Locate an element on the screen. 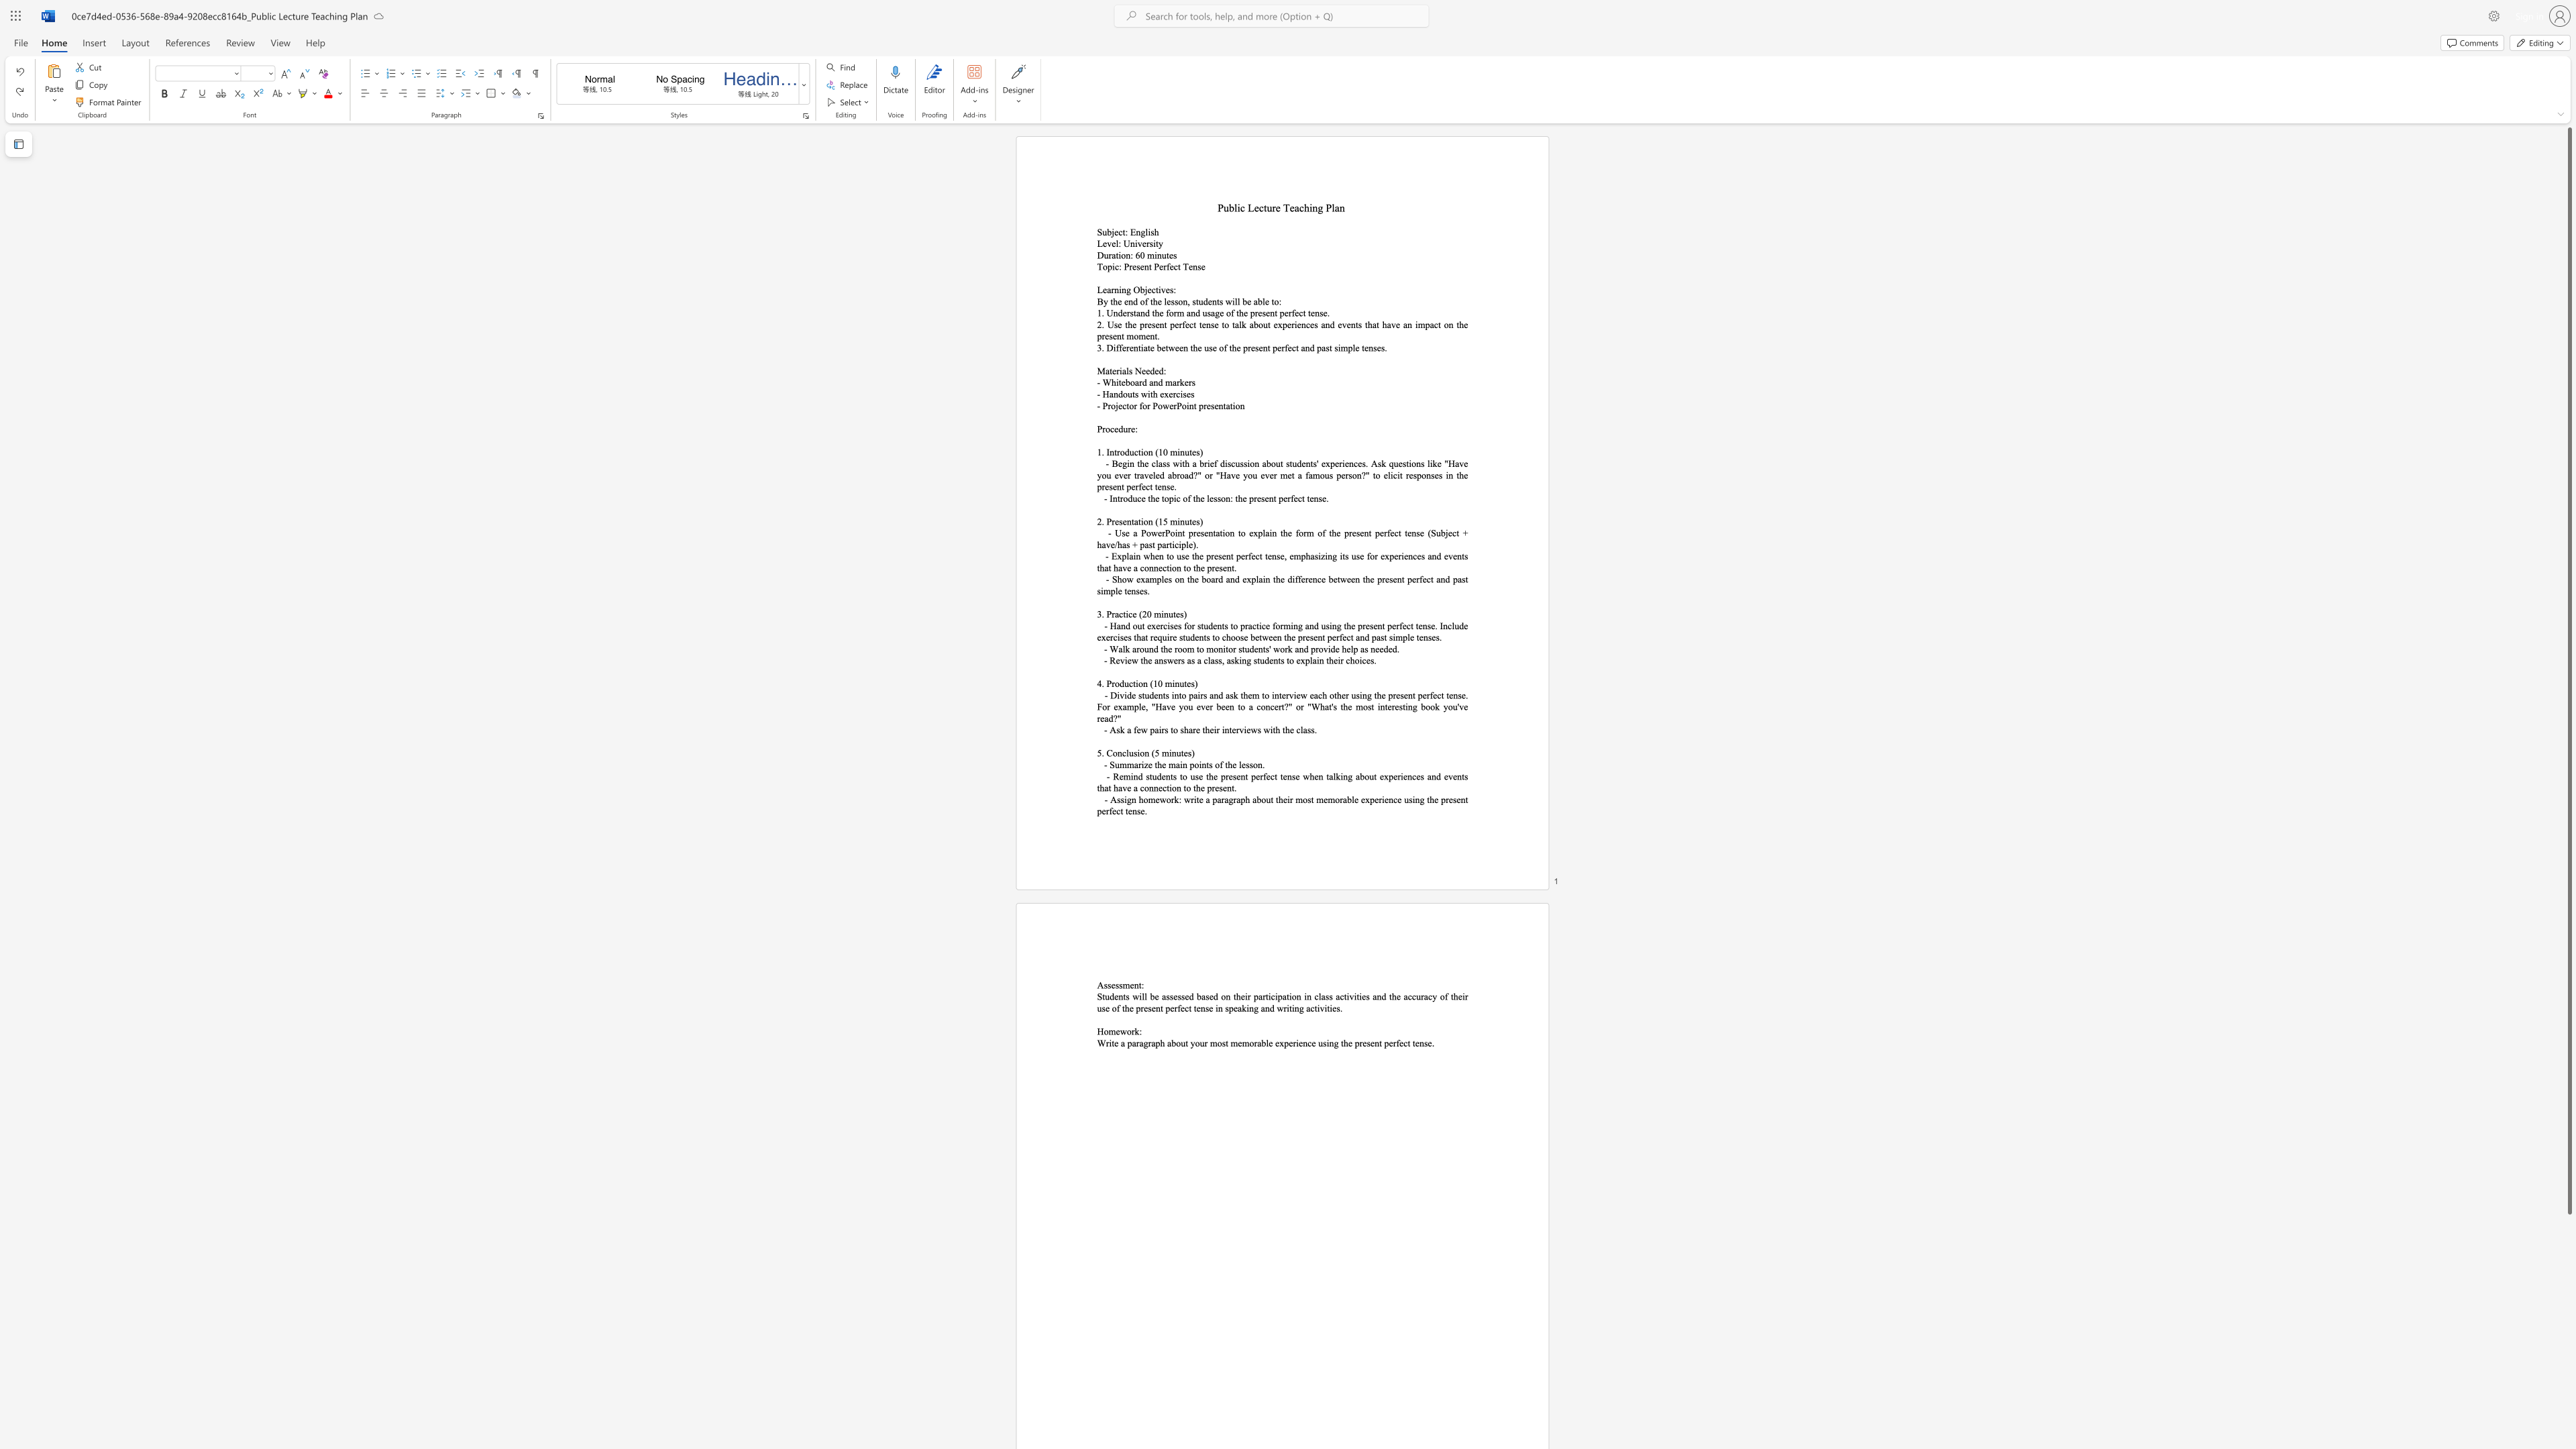 This screenshot has width=2576, height=1449. the space between the continuous character "c" and "t" in the text is located at coordinates (1263, 207).